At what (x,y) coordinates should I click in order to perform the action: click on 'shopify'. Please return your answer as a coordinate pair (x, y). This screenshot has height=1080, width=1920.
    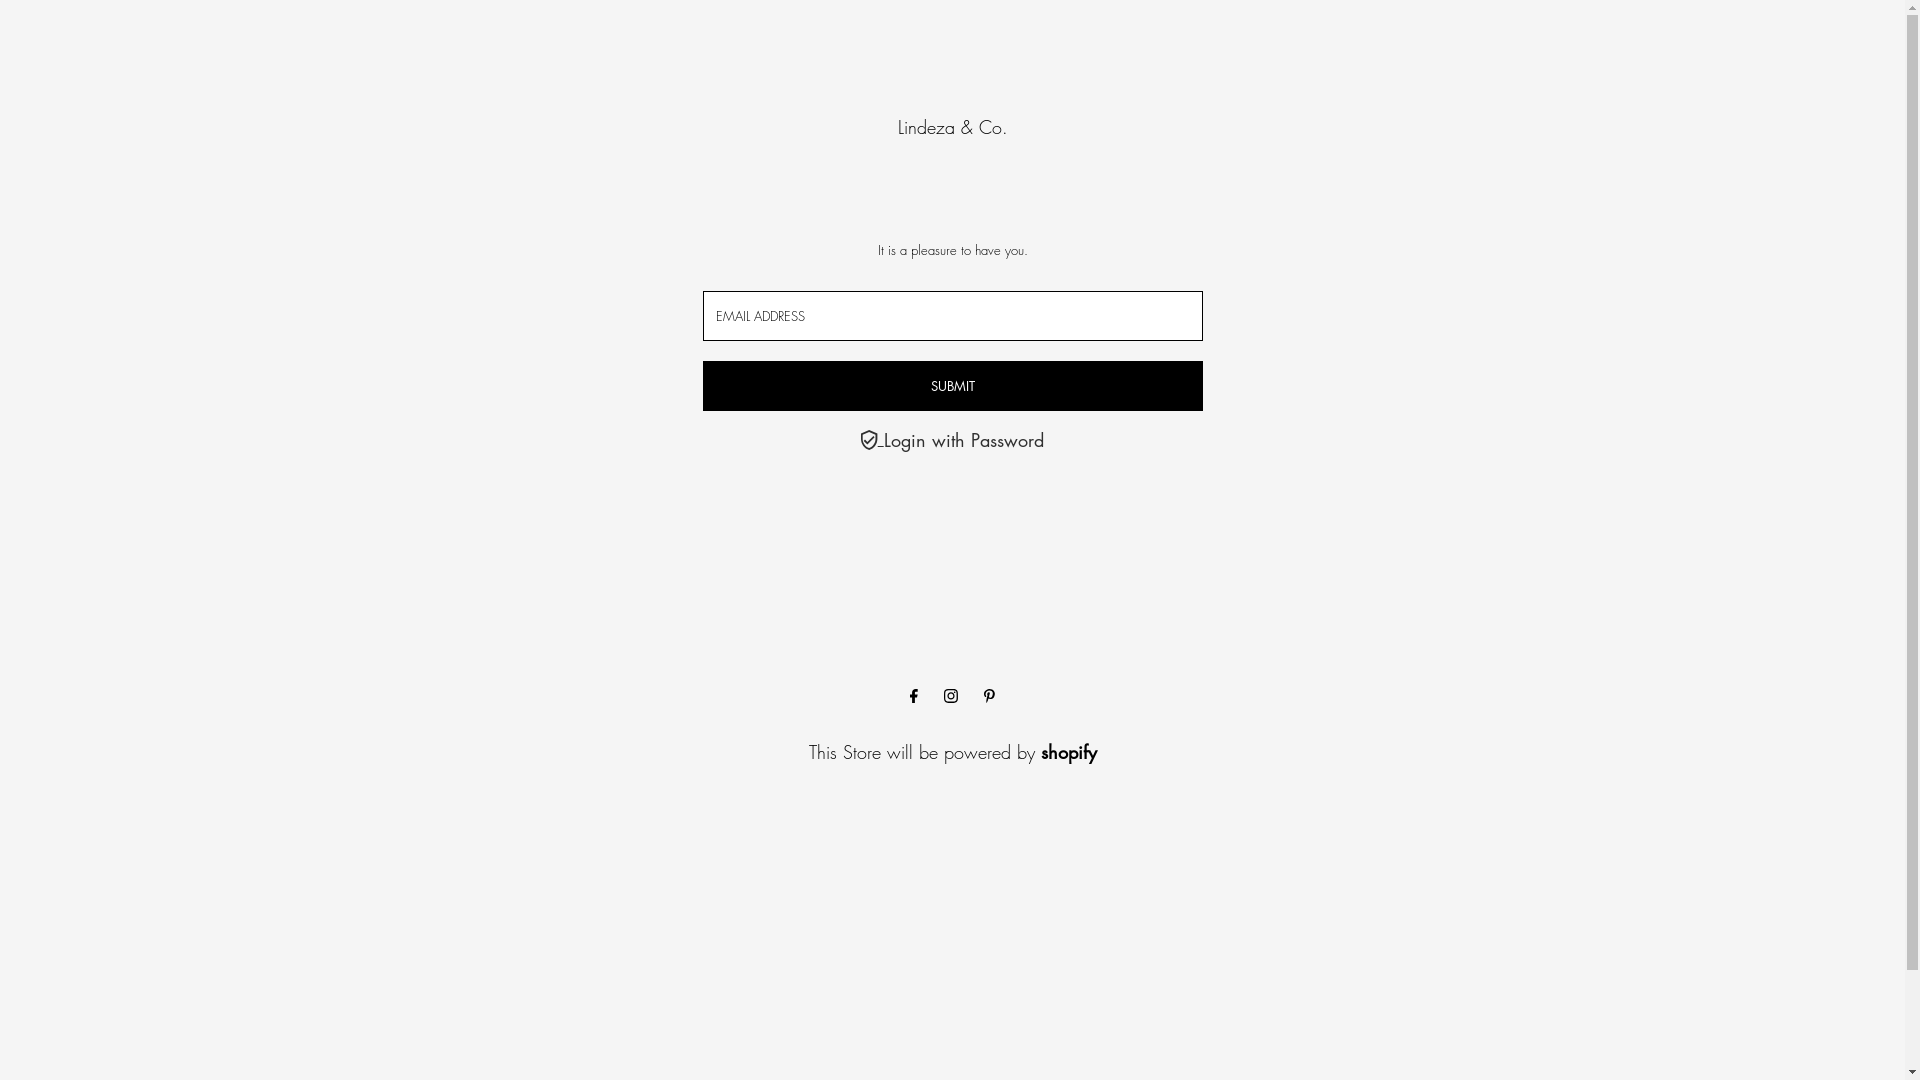
    Looking at the image, I should click on (1066, 752).